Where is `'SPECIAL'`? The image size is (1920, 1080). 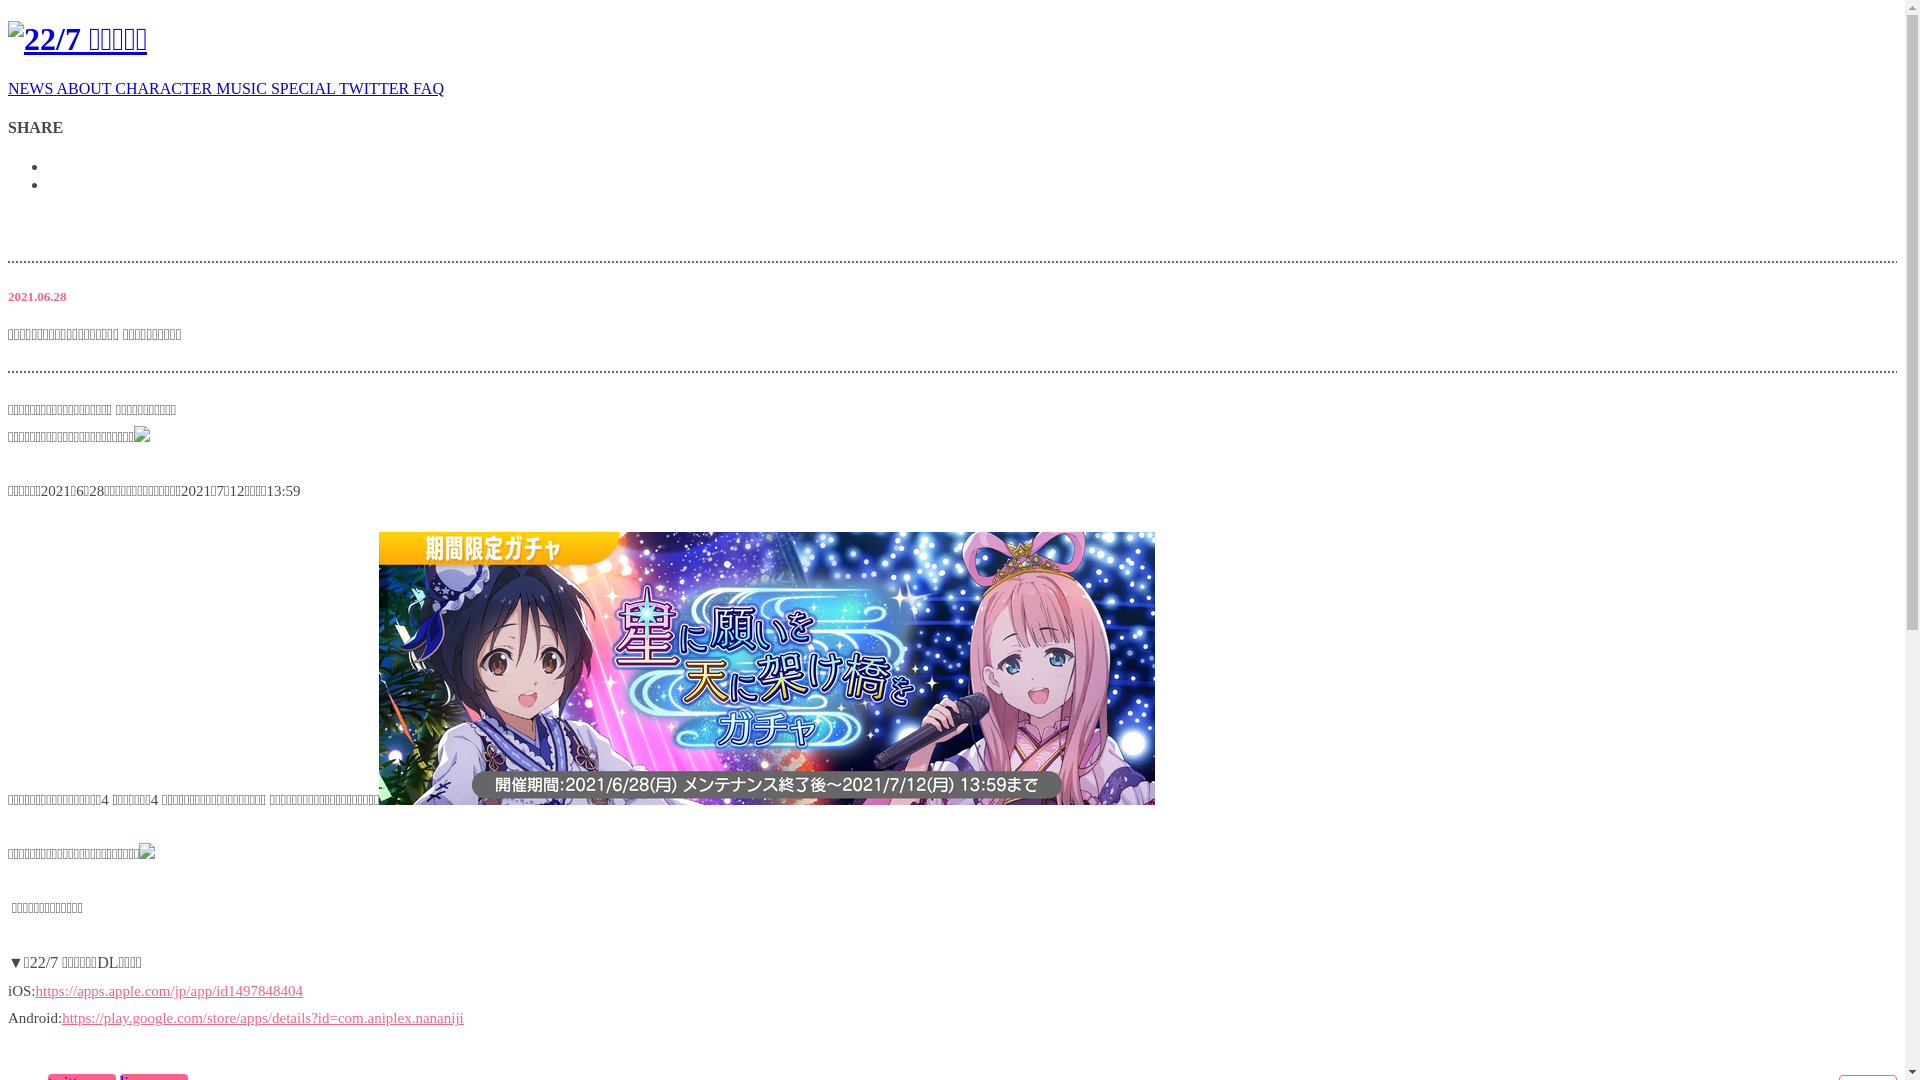
'SPECIAL' is located at coordinates (304, 87).